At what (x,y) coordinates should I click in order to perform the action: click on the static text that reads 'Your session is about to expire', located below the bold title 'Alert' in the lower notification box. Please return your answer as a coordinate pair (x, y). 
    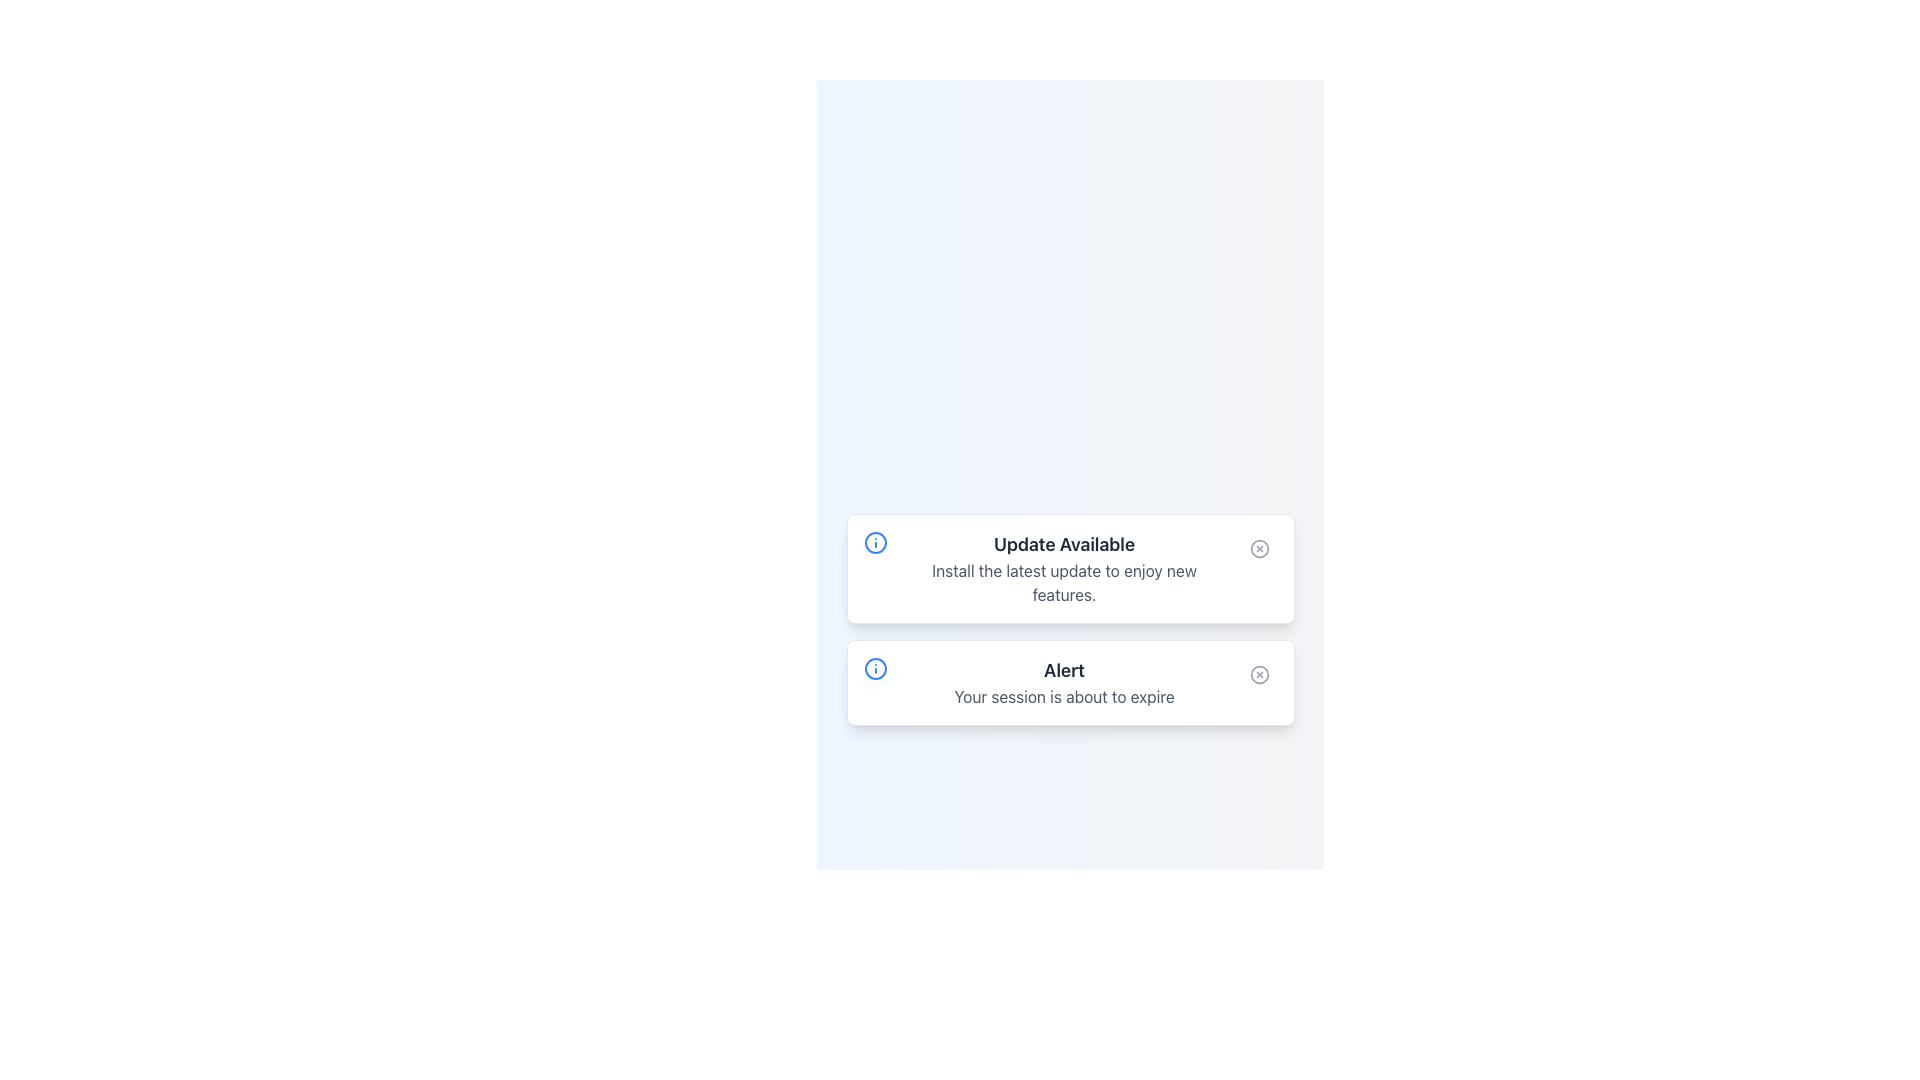
    Looking at the image, I should click on (1063, 696).